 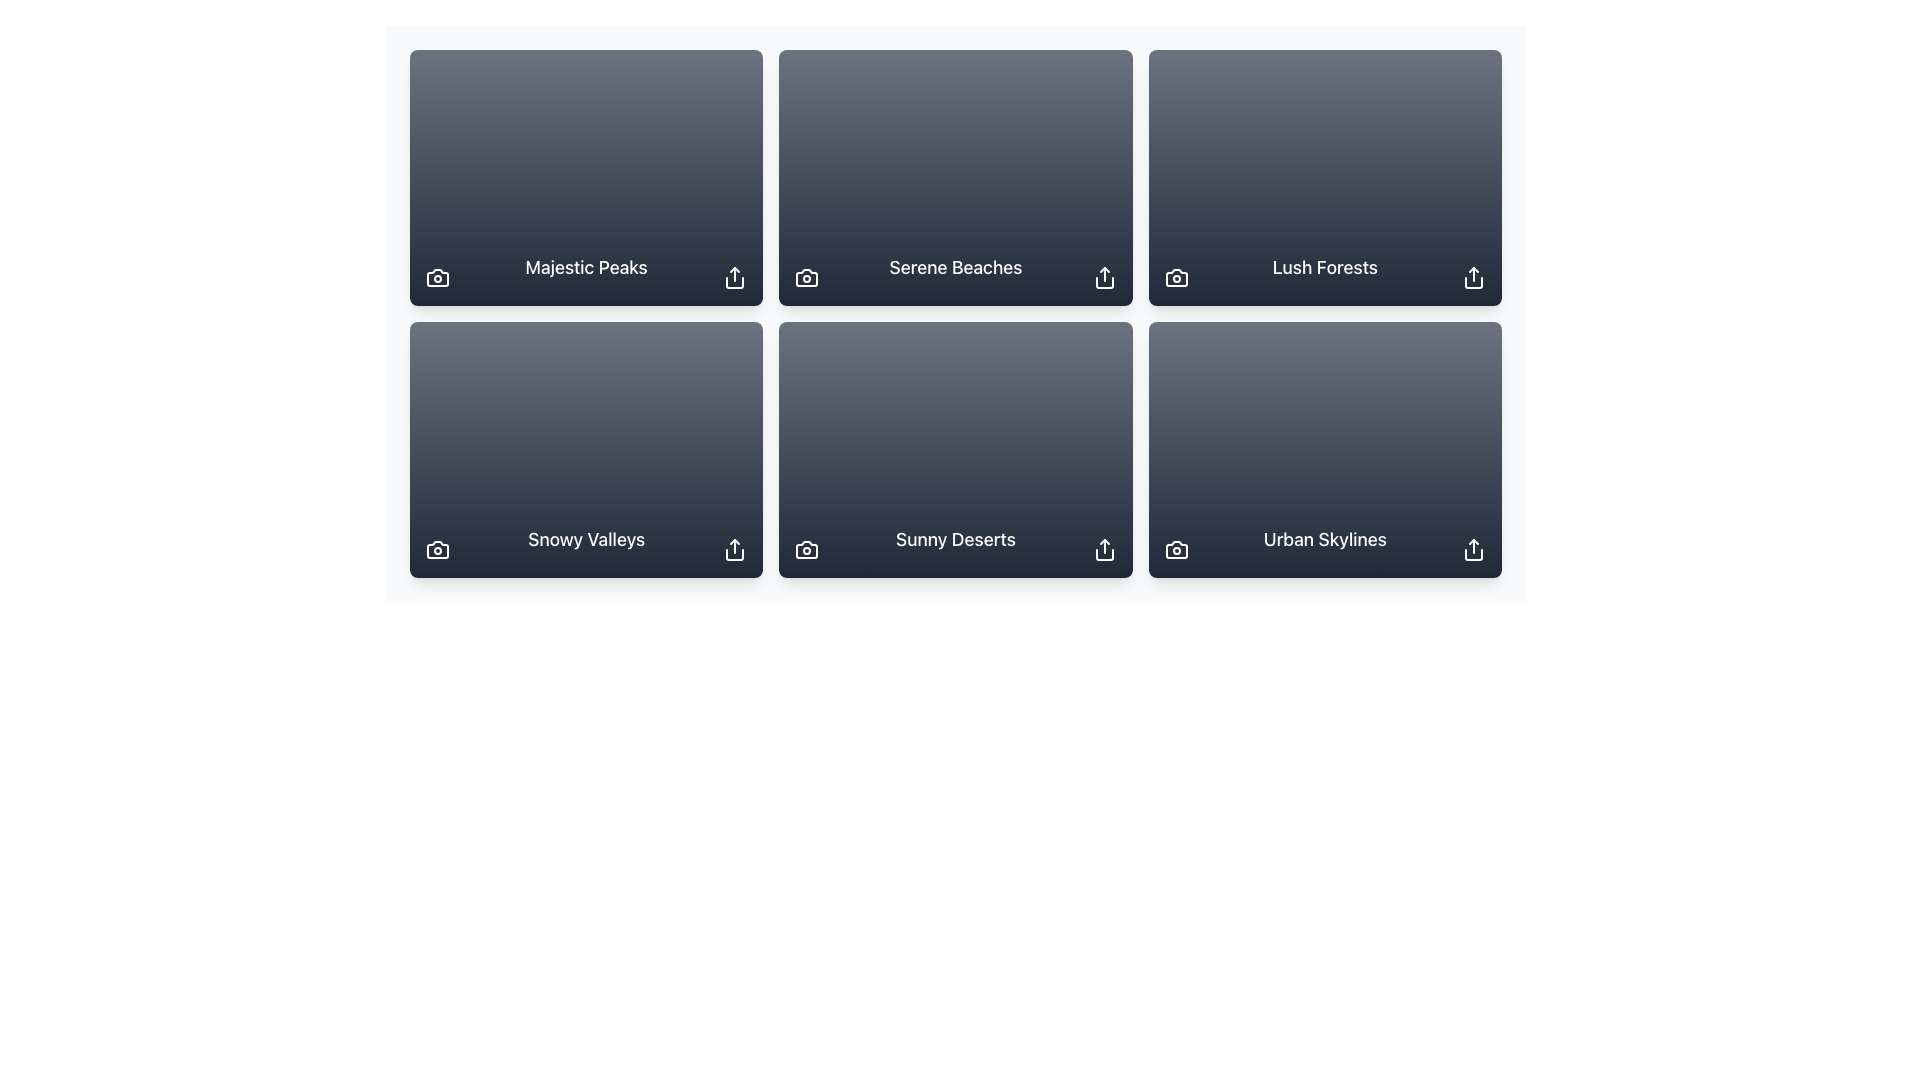 What do you see at coordinates (954, 450) in the screenshot?
I see `the 'Sunny Deserts' card element, which is located` at bounding box center [954, 450].